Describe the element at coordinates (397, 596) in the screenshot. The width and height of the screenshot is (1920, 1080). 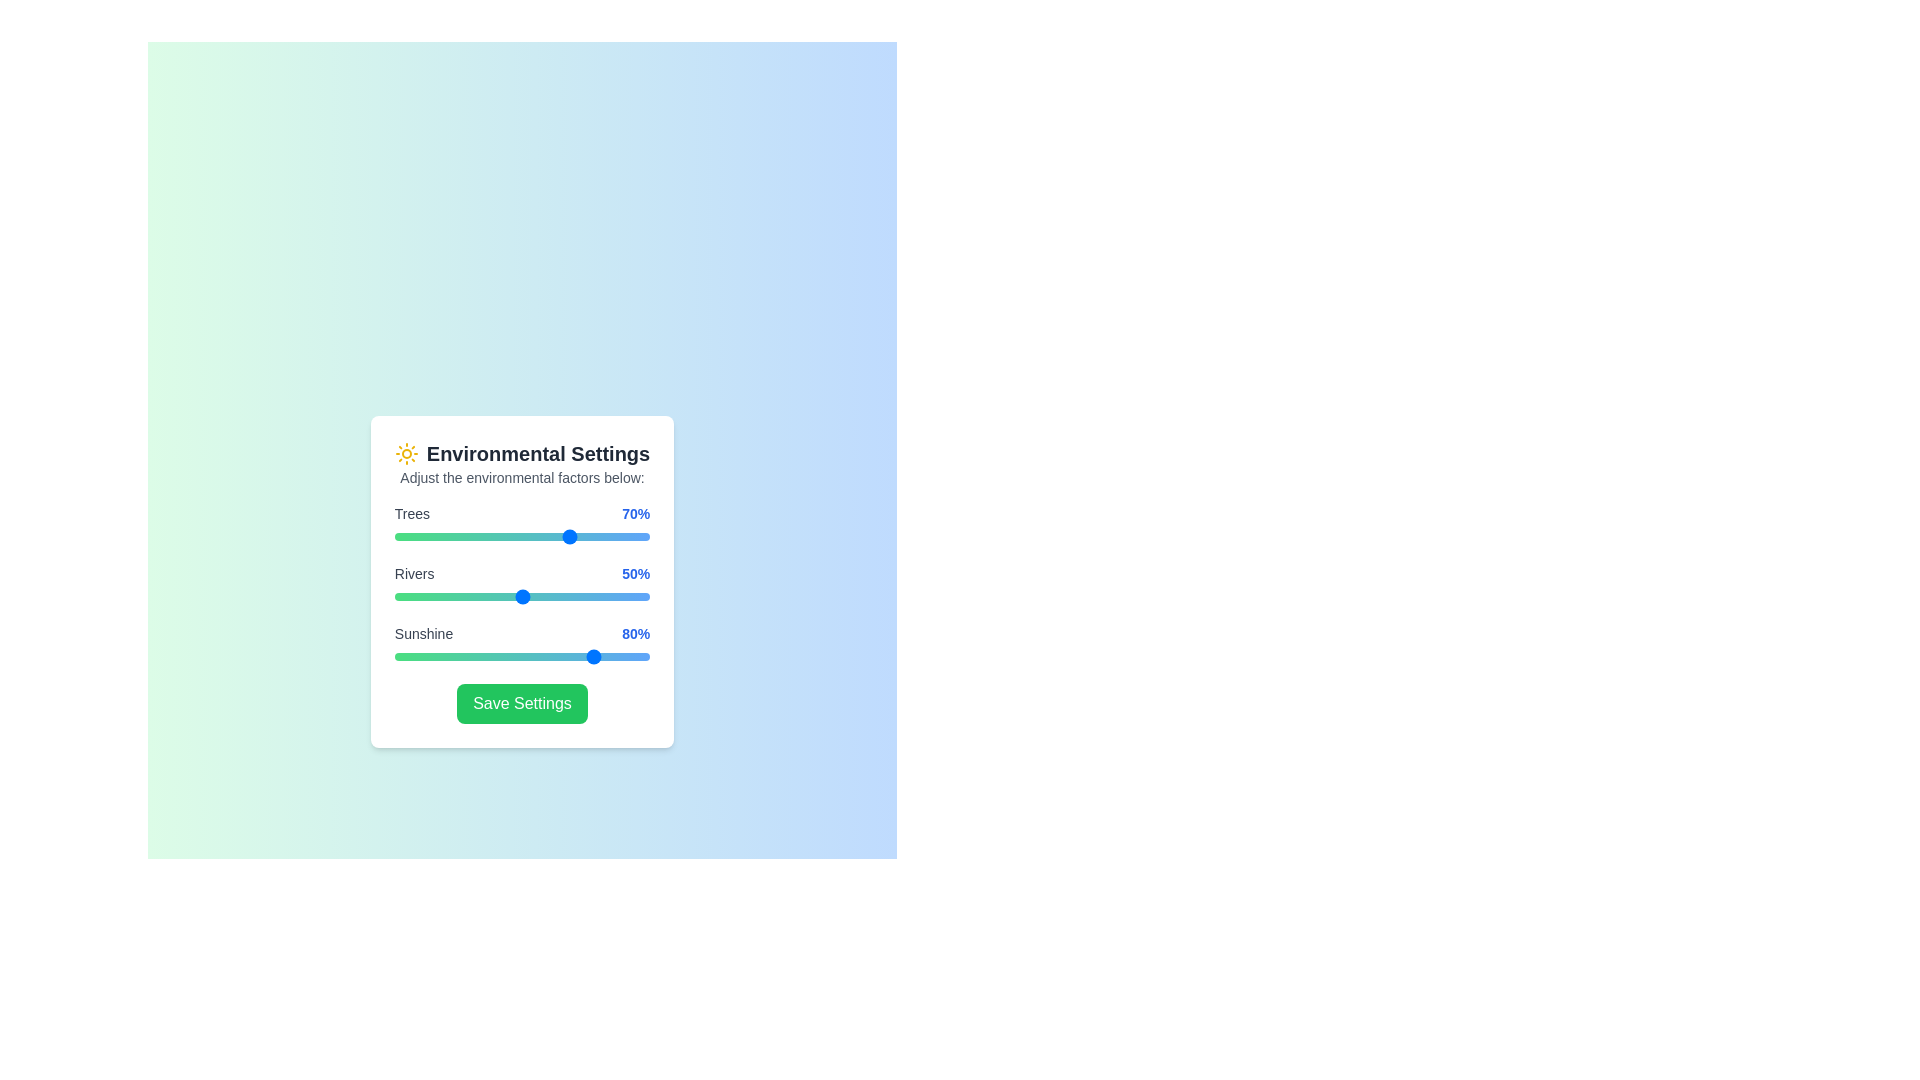
I see `the 1 slider to 1%` at that location.